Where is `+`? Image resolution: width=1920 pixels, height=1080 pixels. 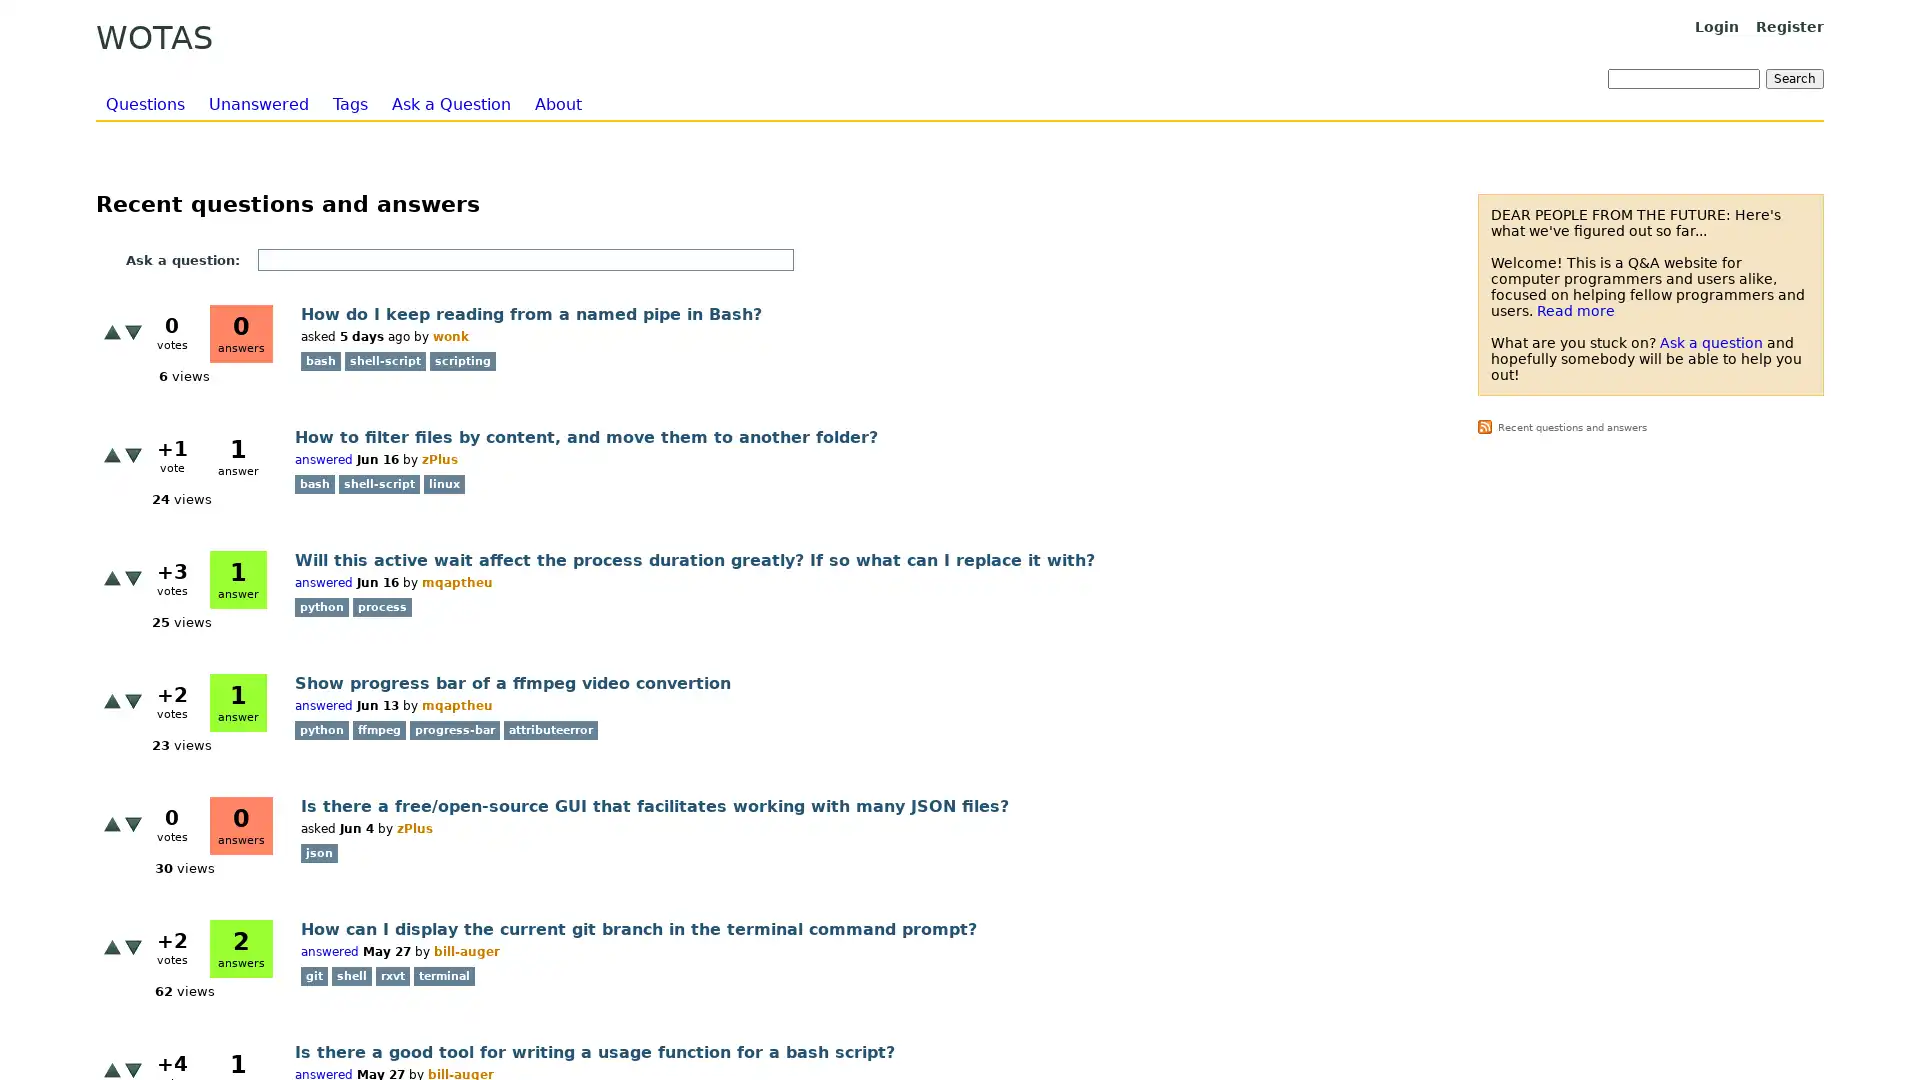
+ is located at coordinates (111, 331).